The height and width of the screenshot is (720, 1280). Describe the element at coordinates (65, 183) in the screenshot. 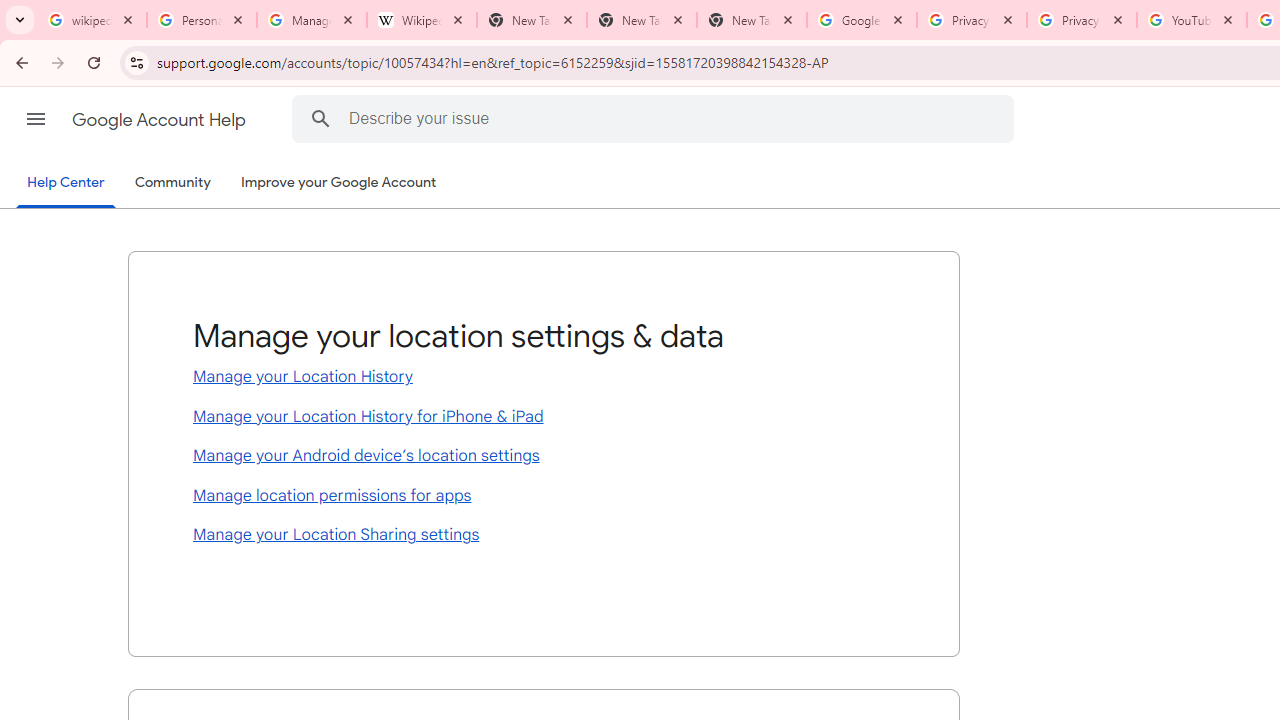

I see `'Help Center'` at that location.